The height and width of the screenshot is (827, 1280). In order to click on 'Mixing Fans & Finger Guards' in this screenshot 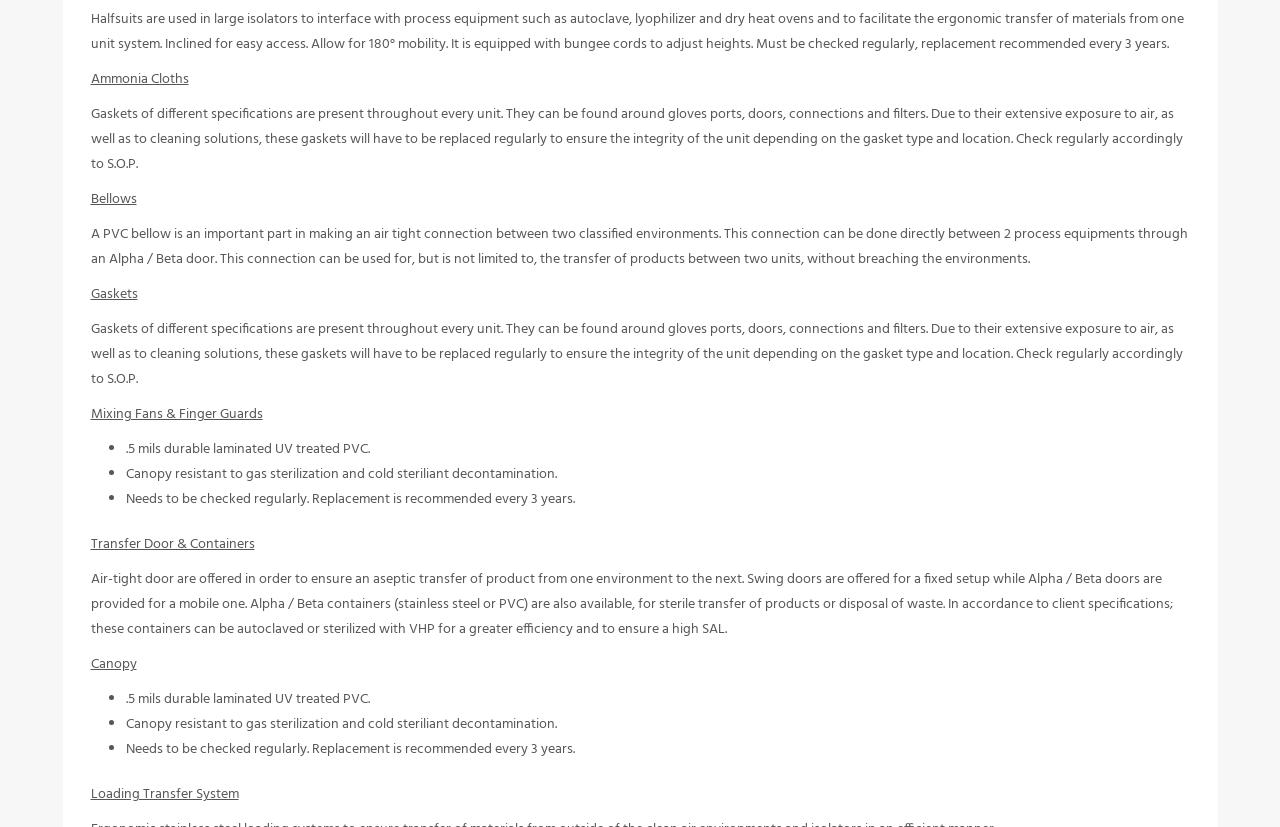, I will do `click(176, 427)`.